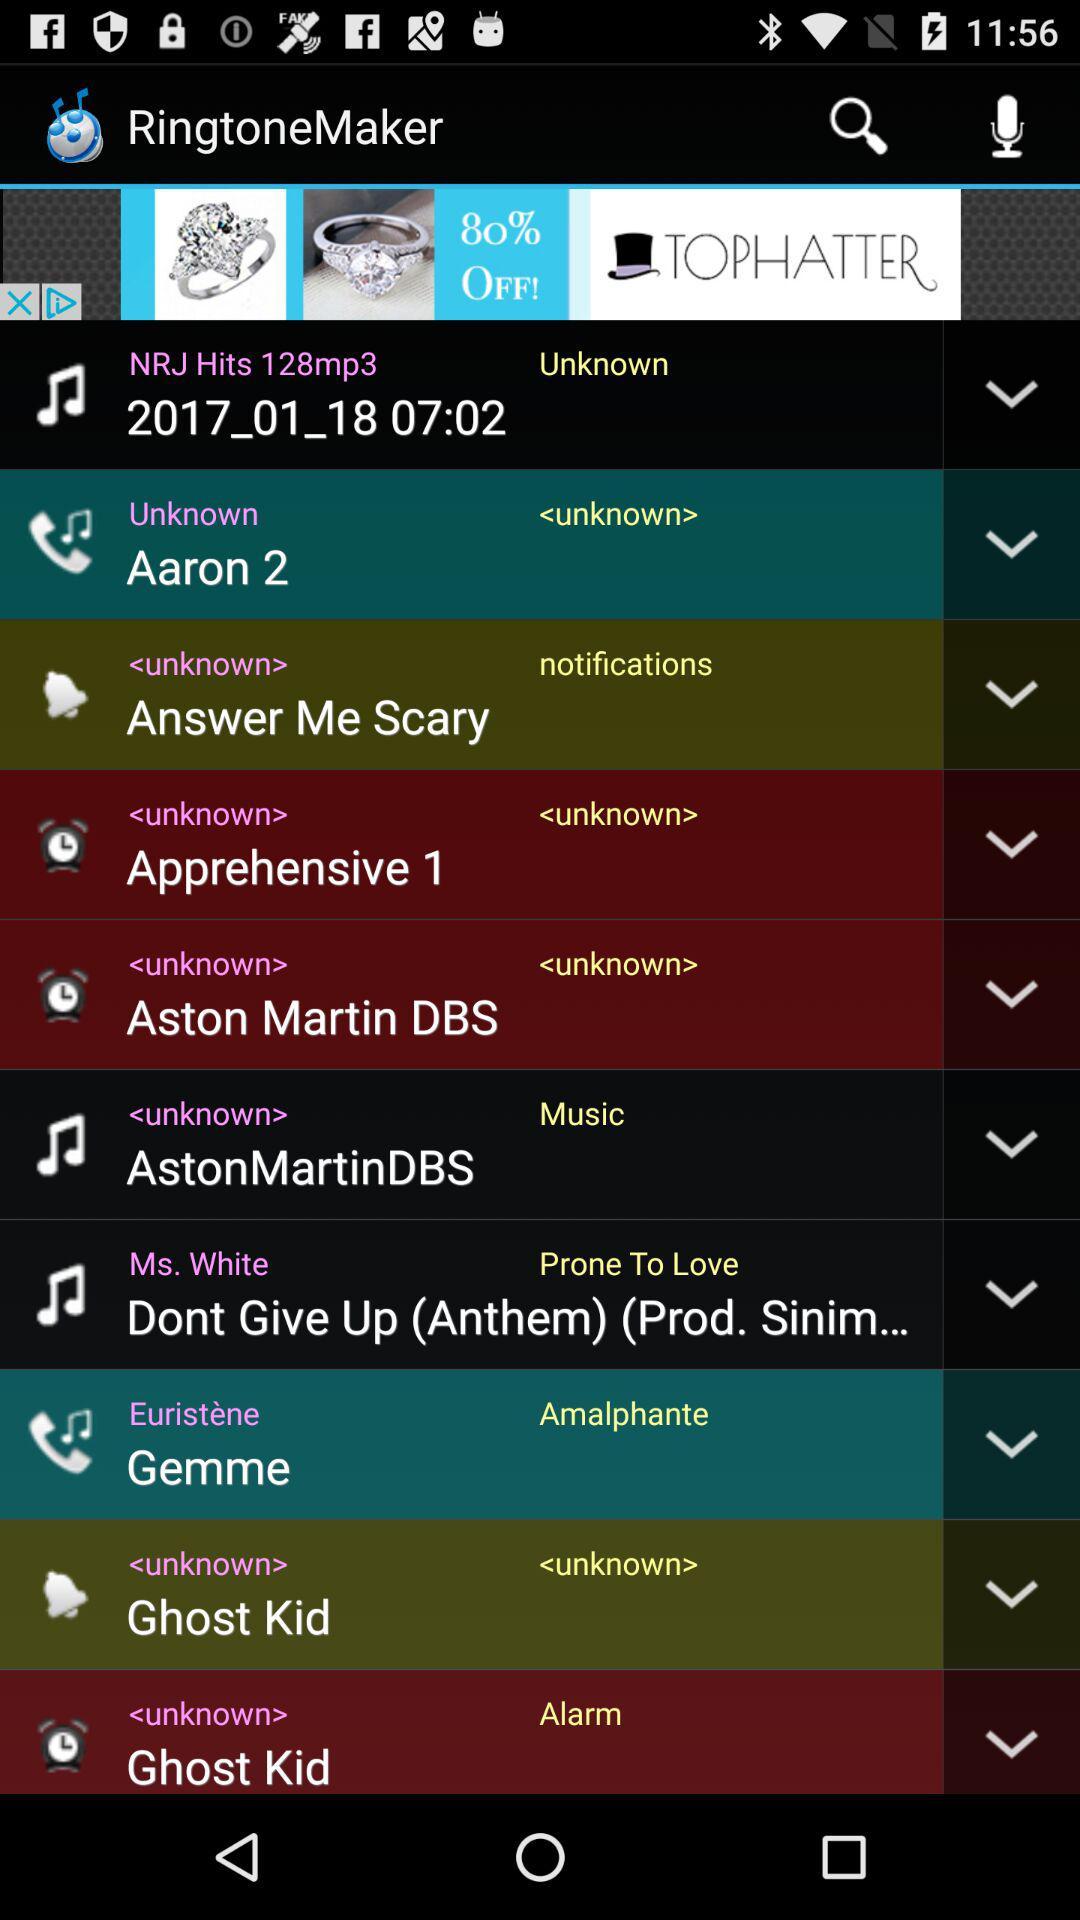 The width and height of the screenshot is (1080, 1920). What do you see at coordinates (540, 253) in the screenshot?
I see `open page` at bounding box center [540, 253].